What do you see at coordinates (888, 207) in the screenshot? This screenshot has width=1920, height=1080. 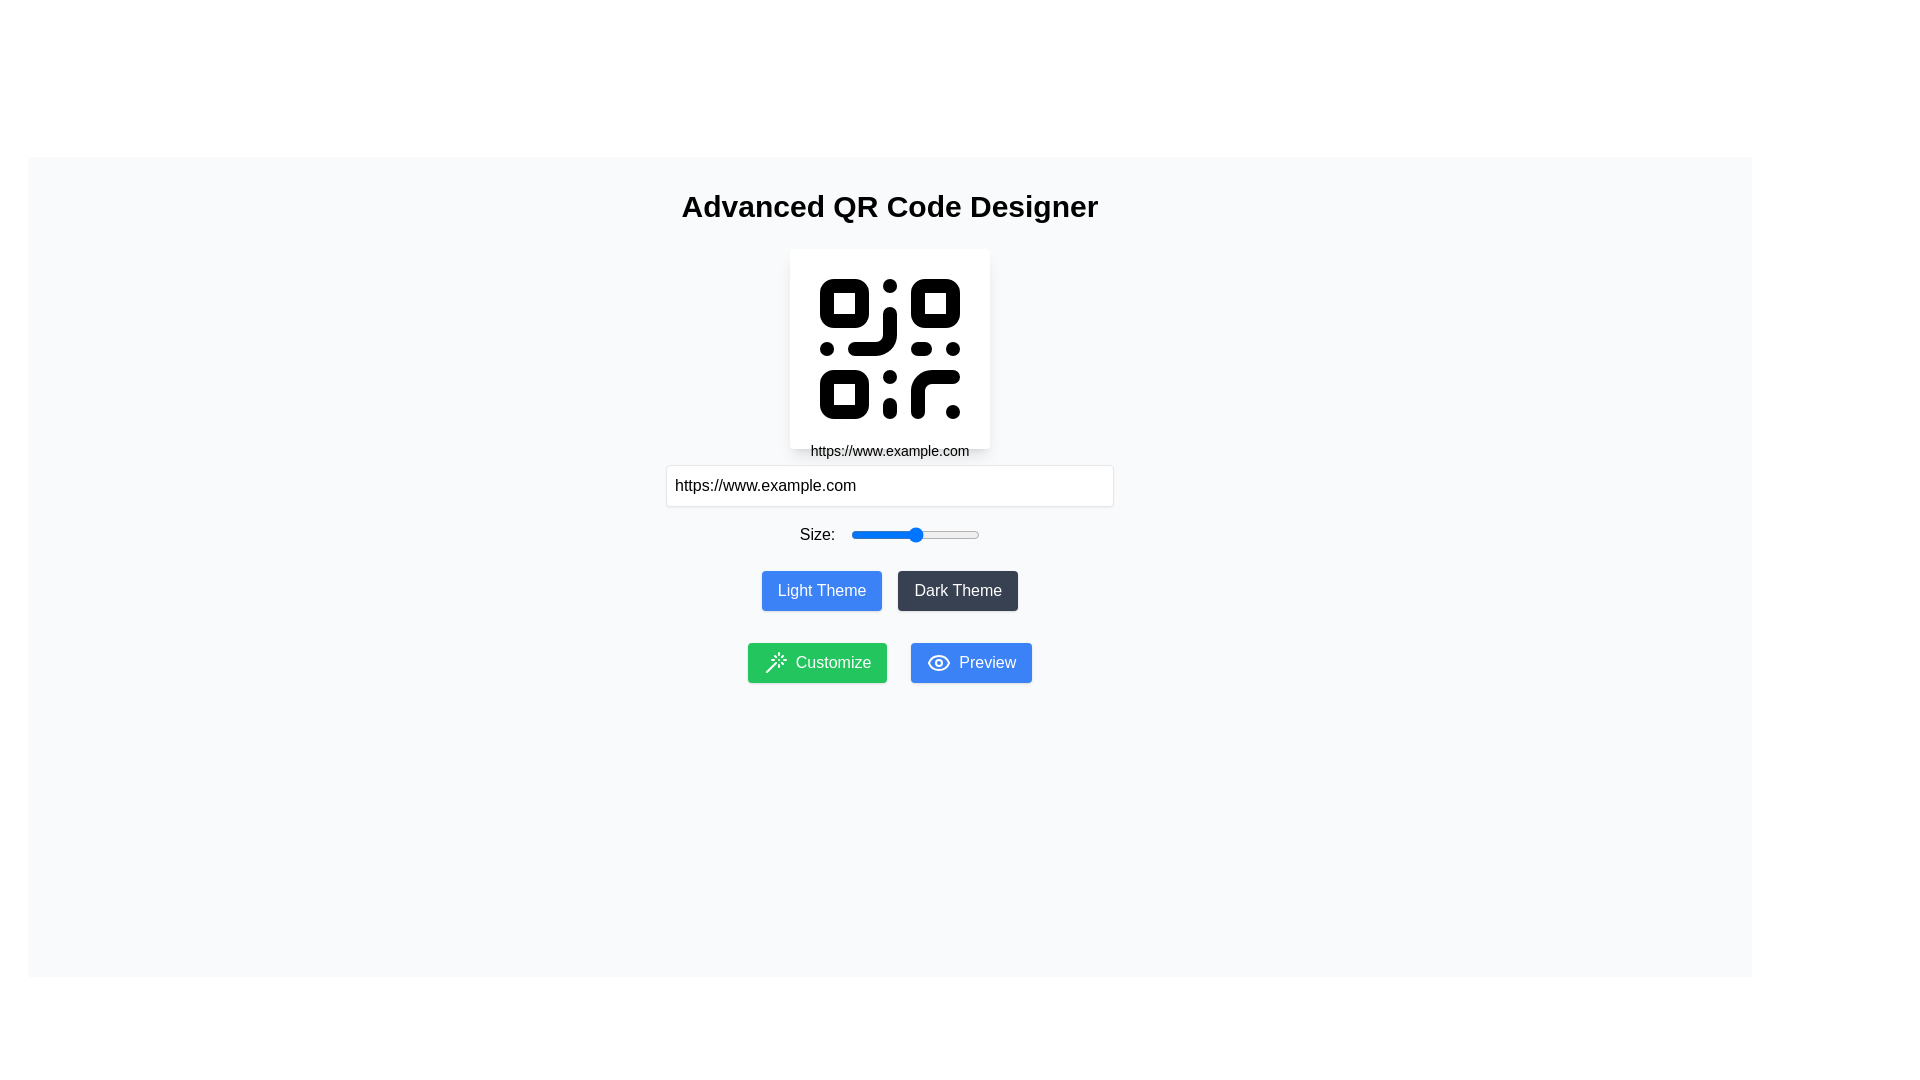 I see `the bold text label reading 'Advanced QR Code Designer' located at the top center of the interface` at bounding box center [888, 207].